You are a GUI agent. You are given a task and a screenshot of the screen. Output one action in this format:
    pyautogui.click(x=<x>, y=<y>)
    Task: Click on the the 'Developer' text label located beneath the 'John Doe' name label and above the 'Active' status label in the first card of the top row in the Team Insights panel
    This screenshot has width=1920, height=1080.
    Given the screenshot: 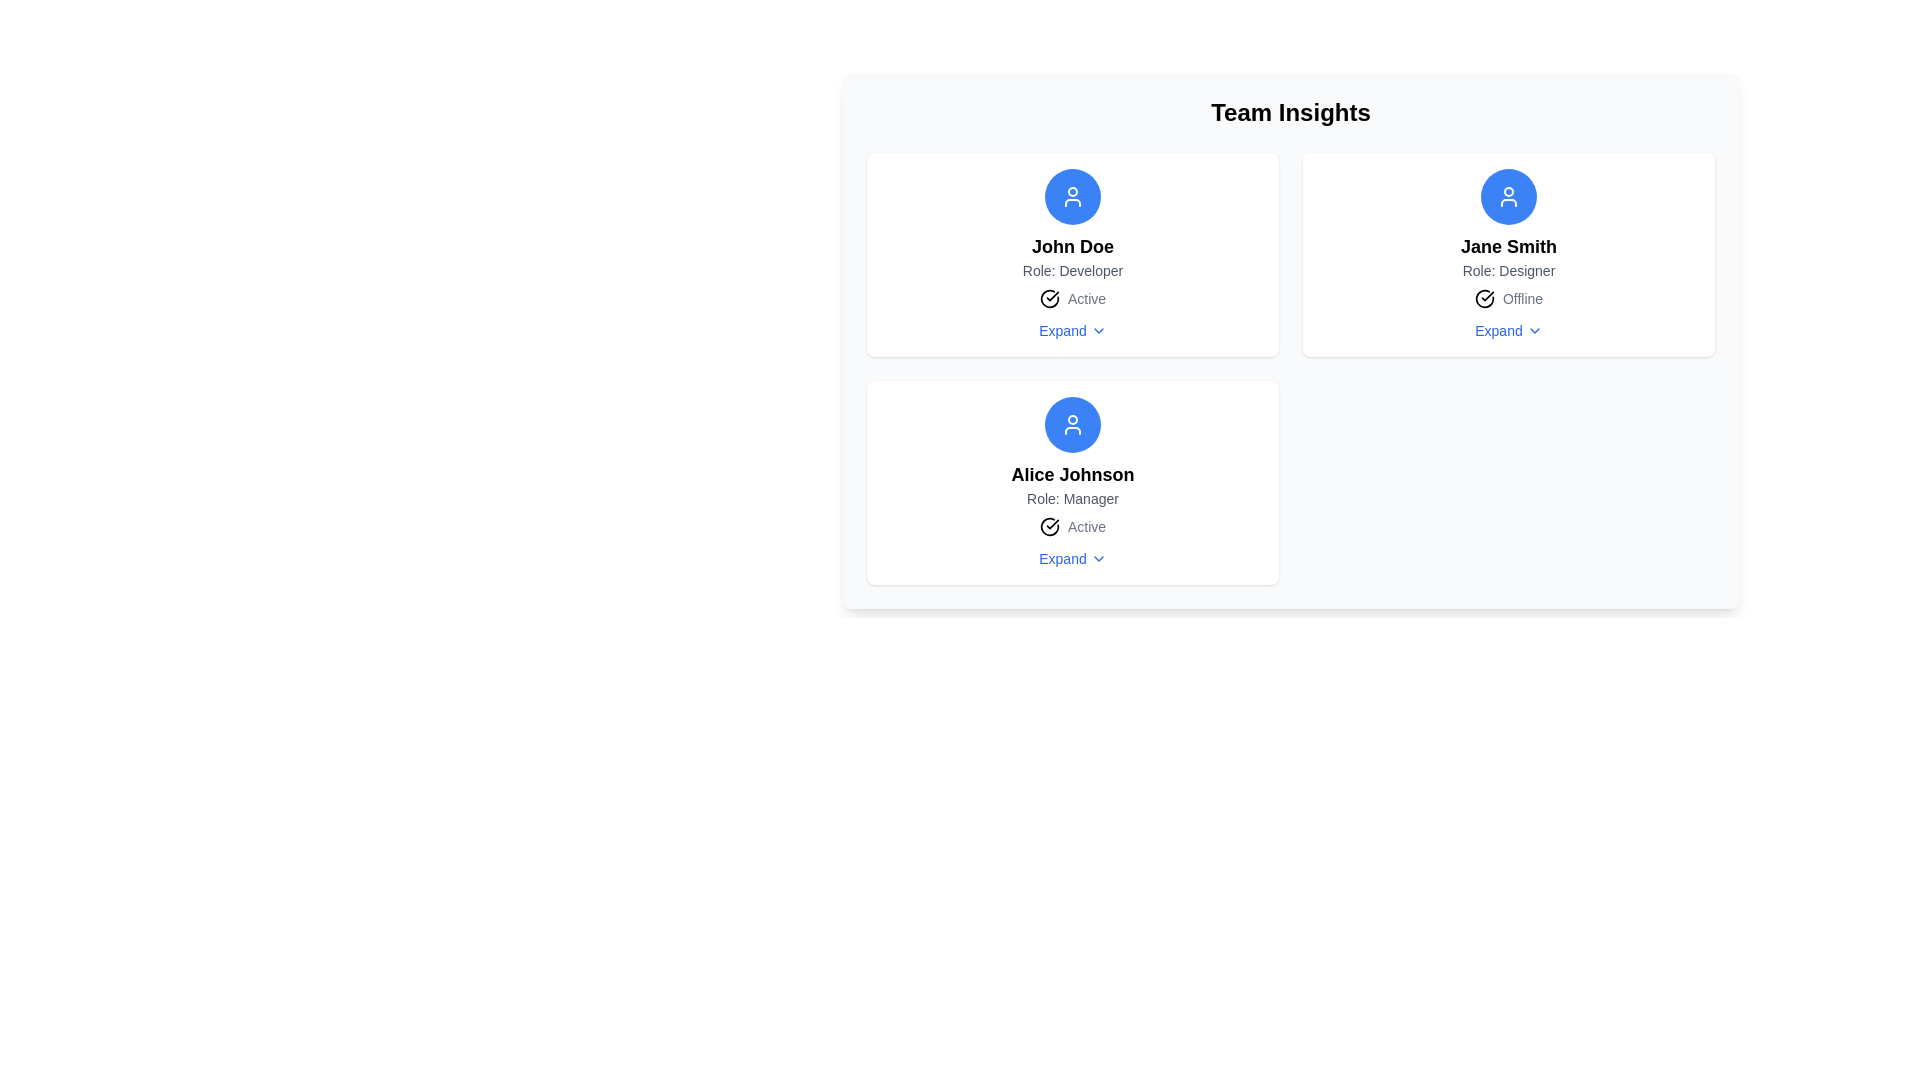 What is the action you would take?
    pyautogui.click(x=1072, y=270)
    